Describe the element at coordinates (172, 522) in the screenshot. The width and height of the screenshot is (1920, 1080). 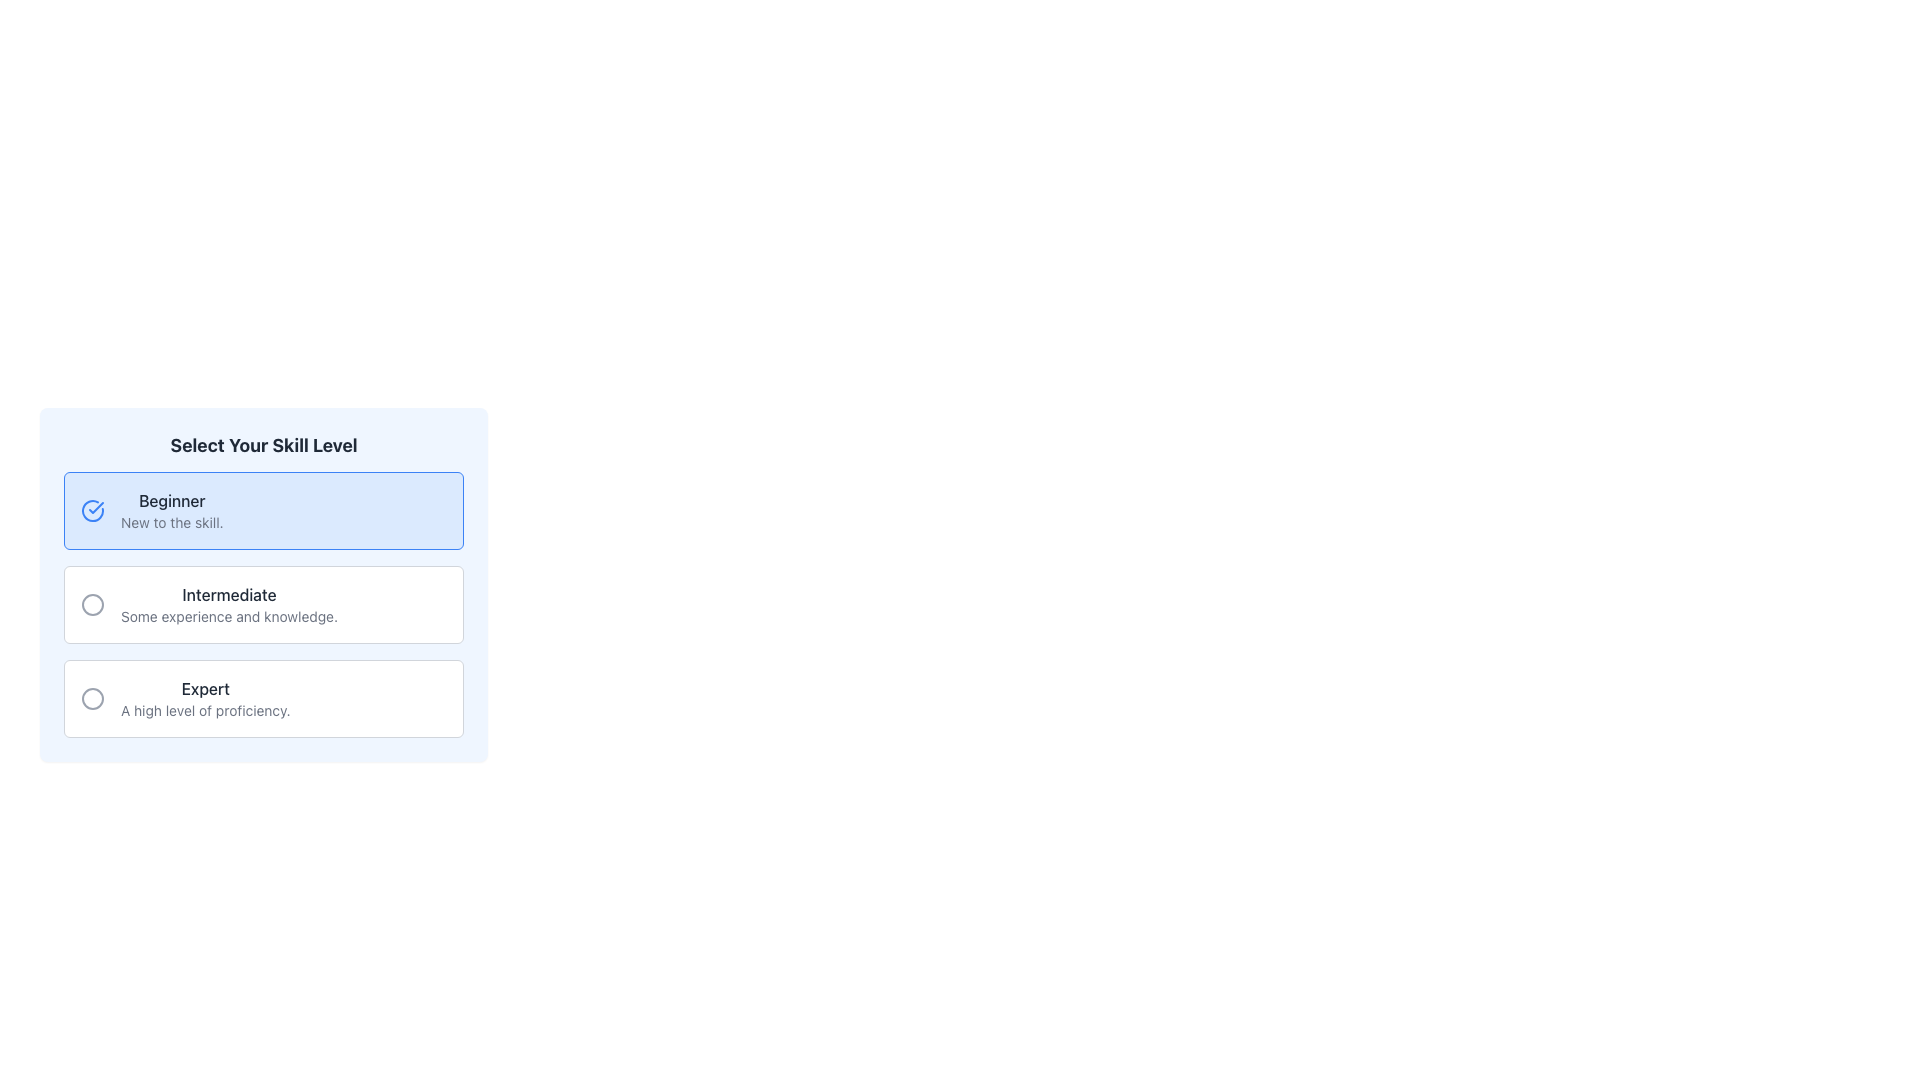
I see `the text label displaying 'New to the skill.' which is located below the 'Beginner' label in the skill level selection component` at that location.